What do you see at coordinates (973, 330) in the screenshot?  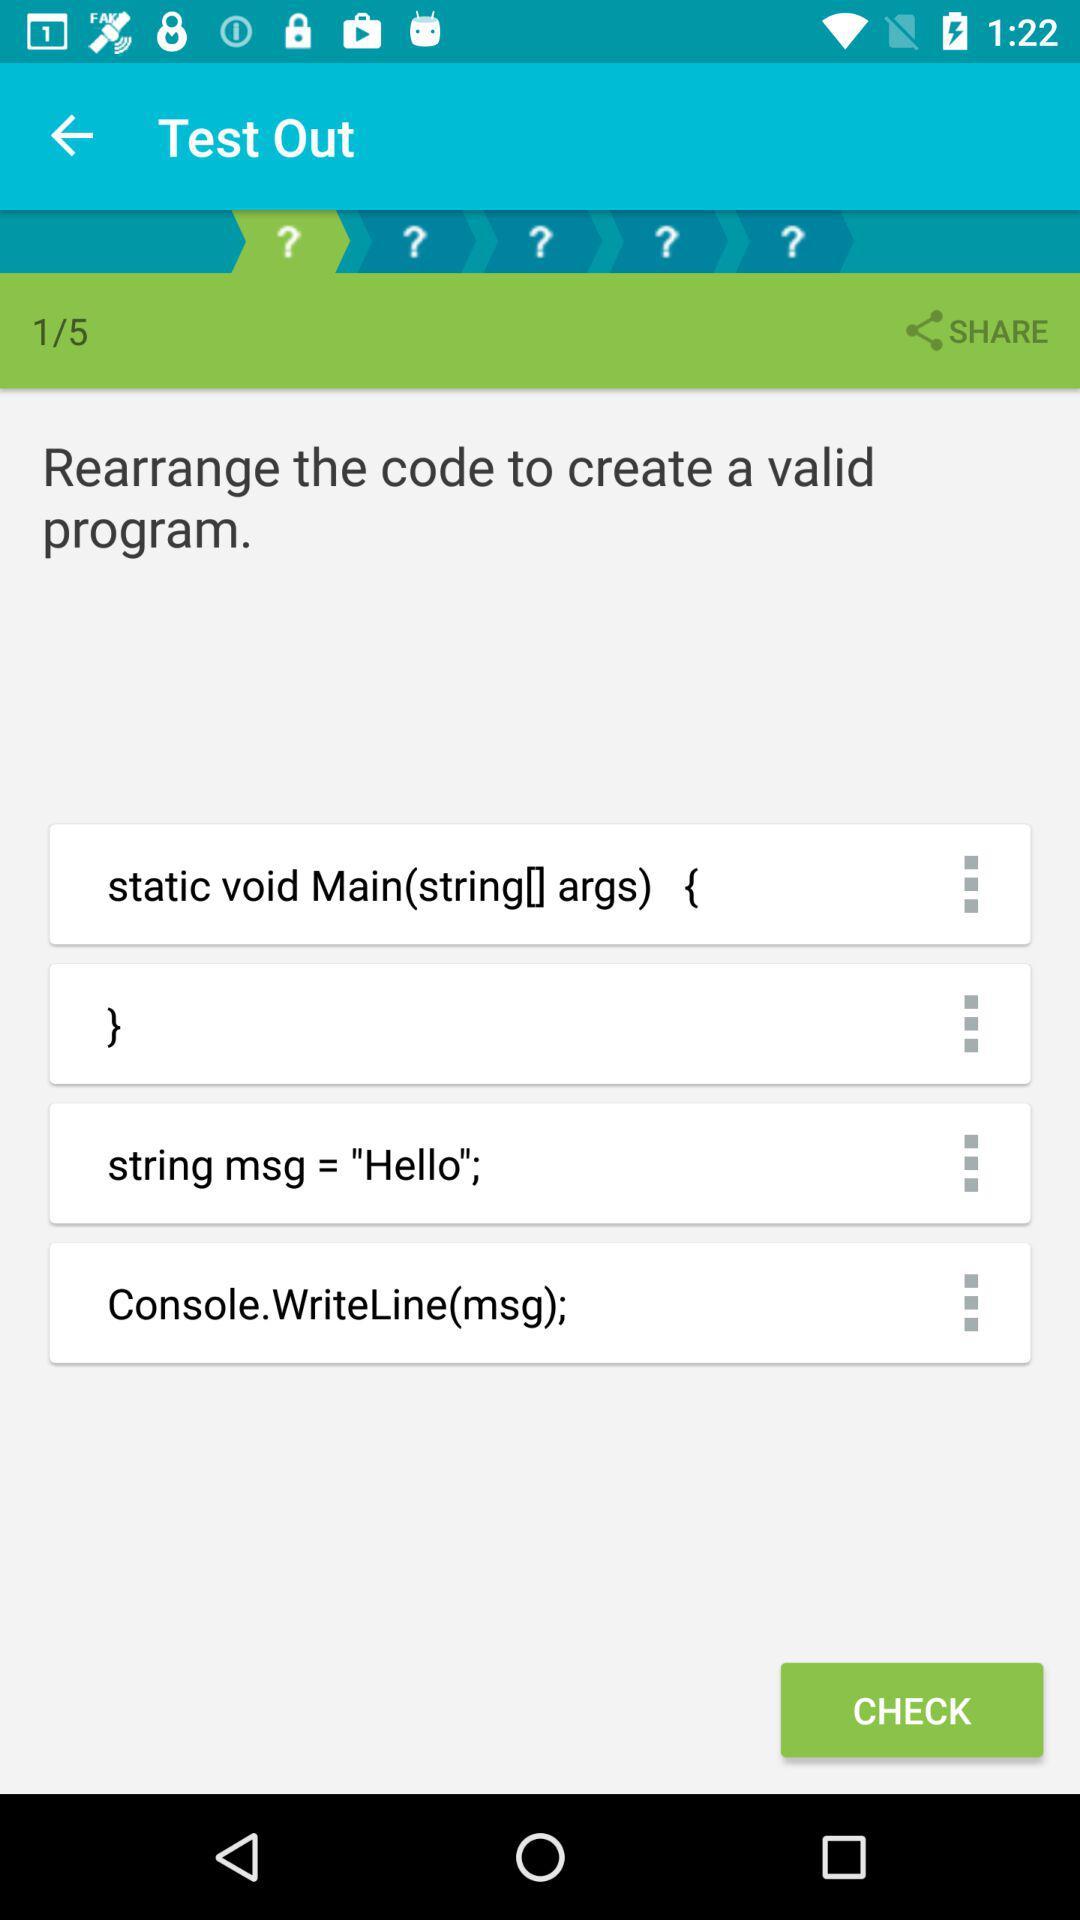 I see `the share` at bounding box center [973, 330].